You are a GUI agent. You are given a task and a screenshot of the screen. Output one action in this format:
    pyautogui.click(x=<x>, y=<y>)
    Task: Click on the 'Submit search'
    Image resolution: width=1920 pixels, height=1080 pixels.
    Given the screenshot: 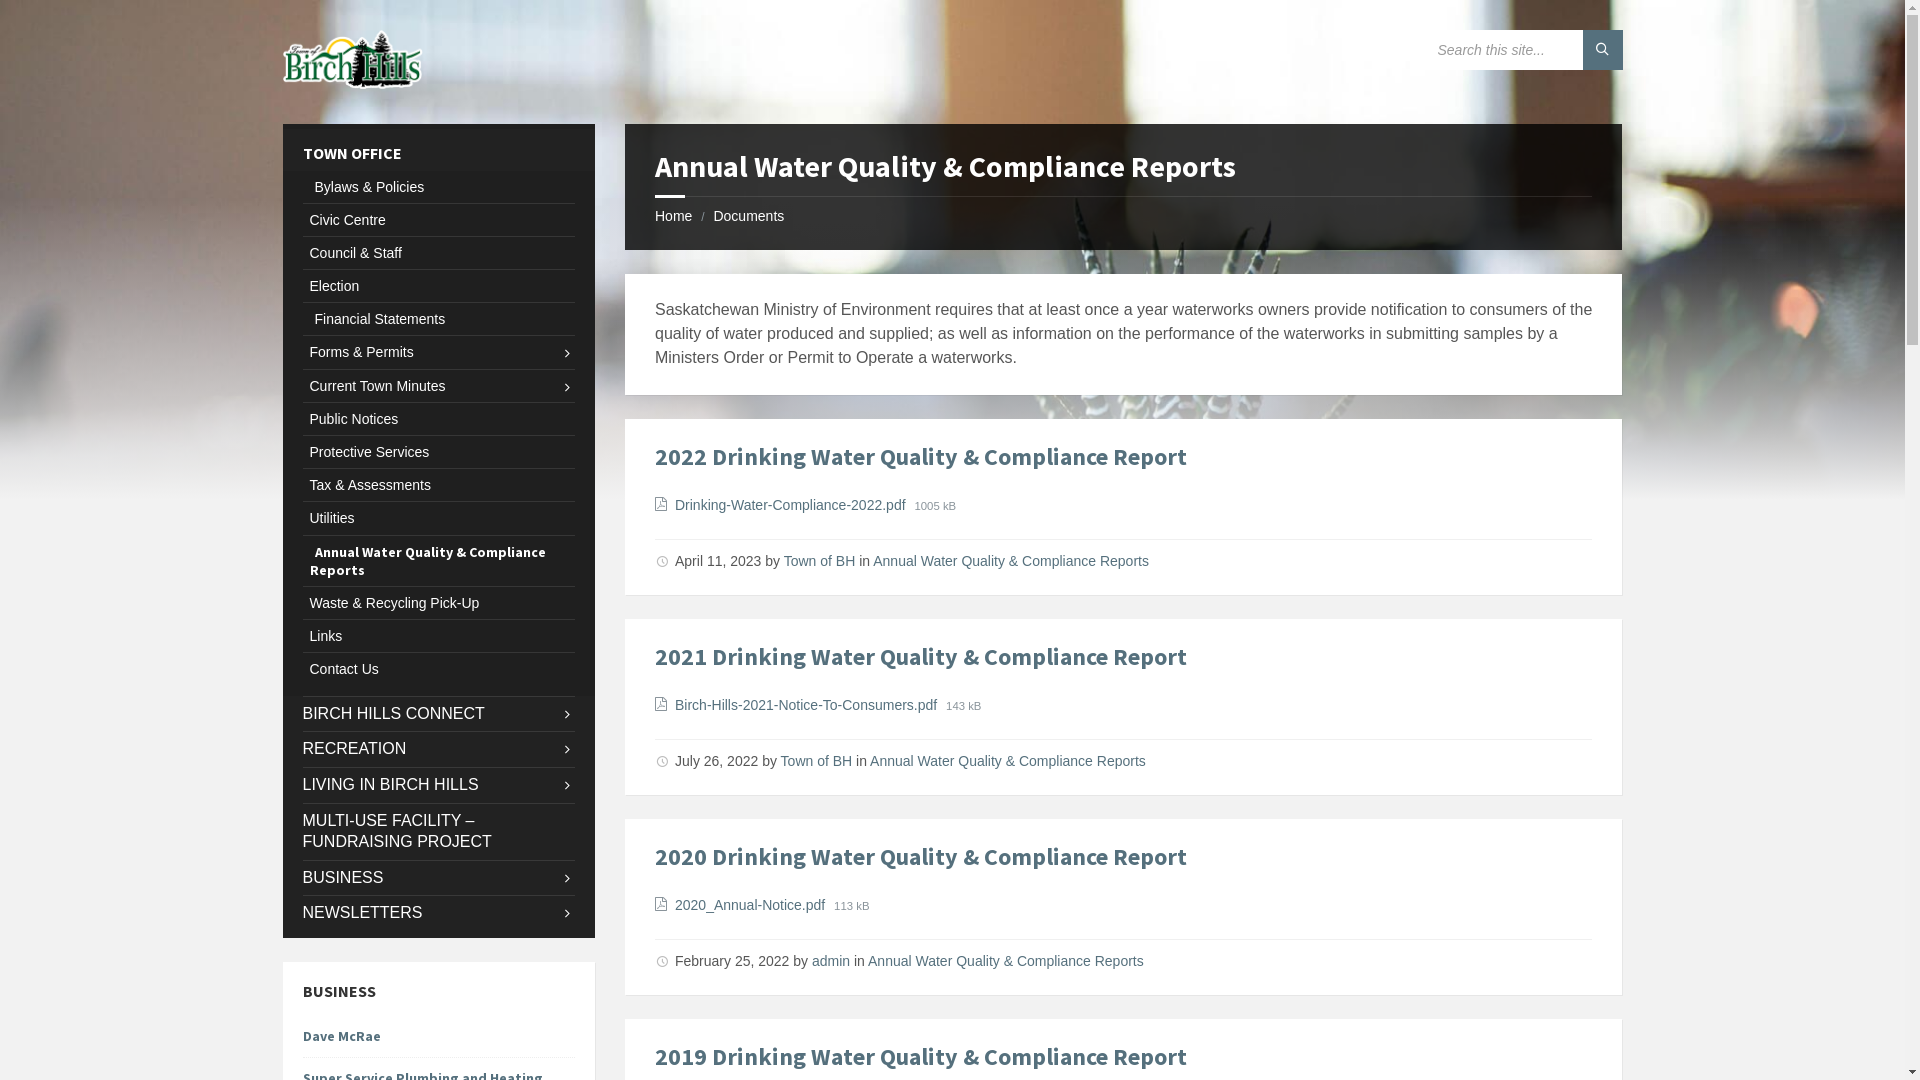 What is the action you would take?
    pyautogui.click(x=1602, y=49)
    